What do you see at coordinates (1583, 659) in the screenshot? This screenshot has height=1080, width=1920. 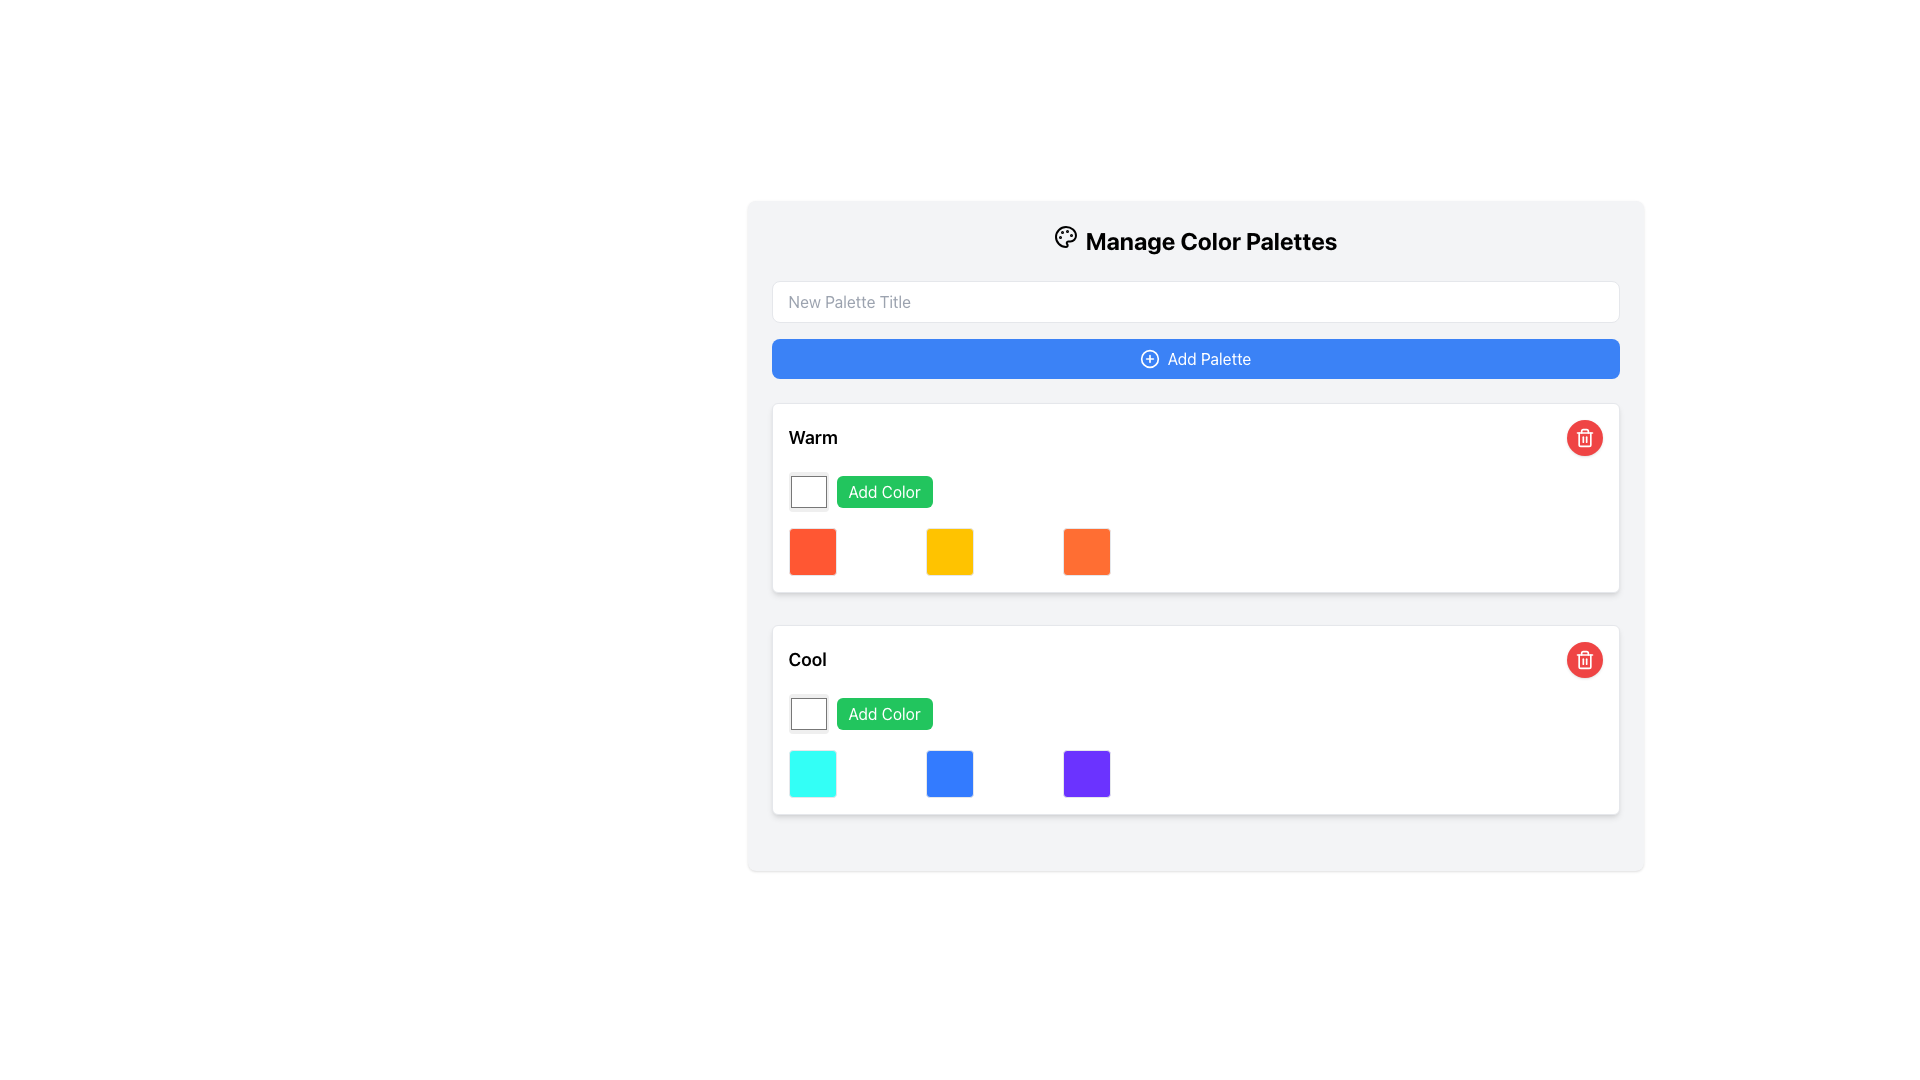 I see `the circular delete button located on the right side of the 'Cool' section` at bounding box center [1583, 659].